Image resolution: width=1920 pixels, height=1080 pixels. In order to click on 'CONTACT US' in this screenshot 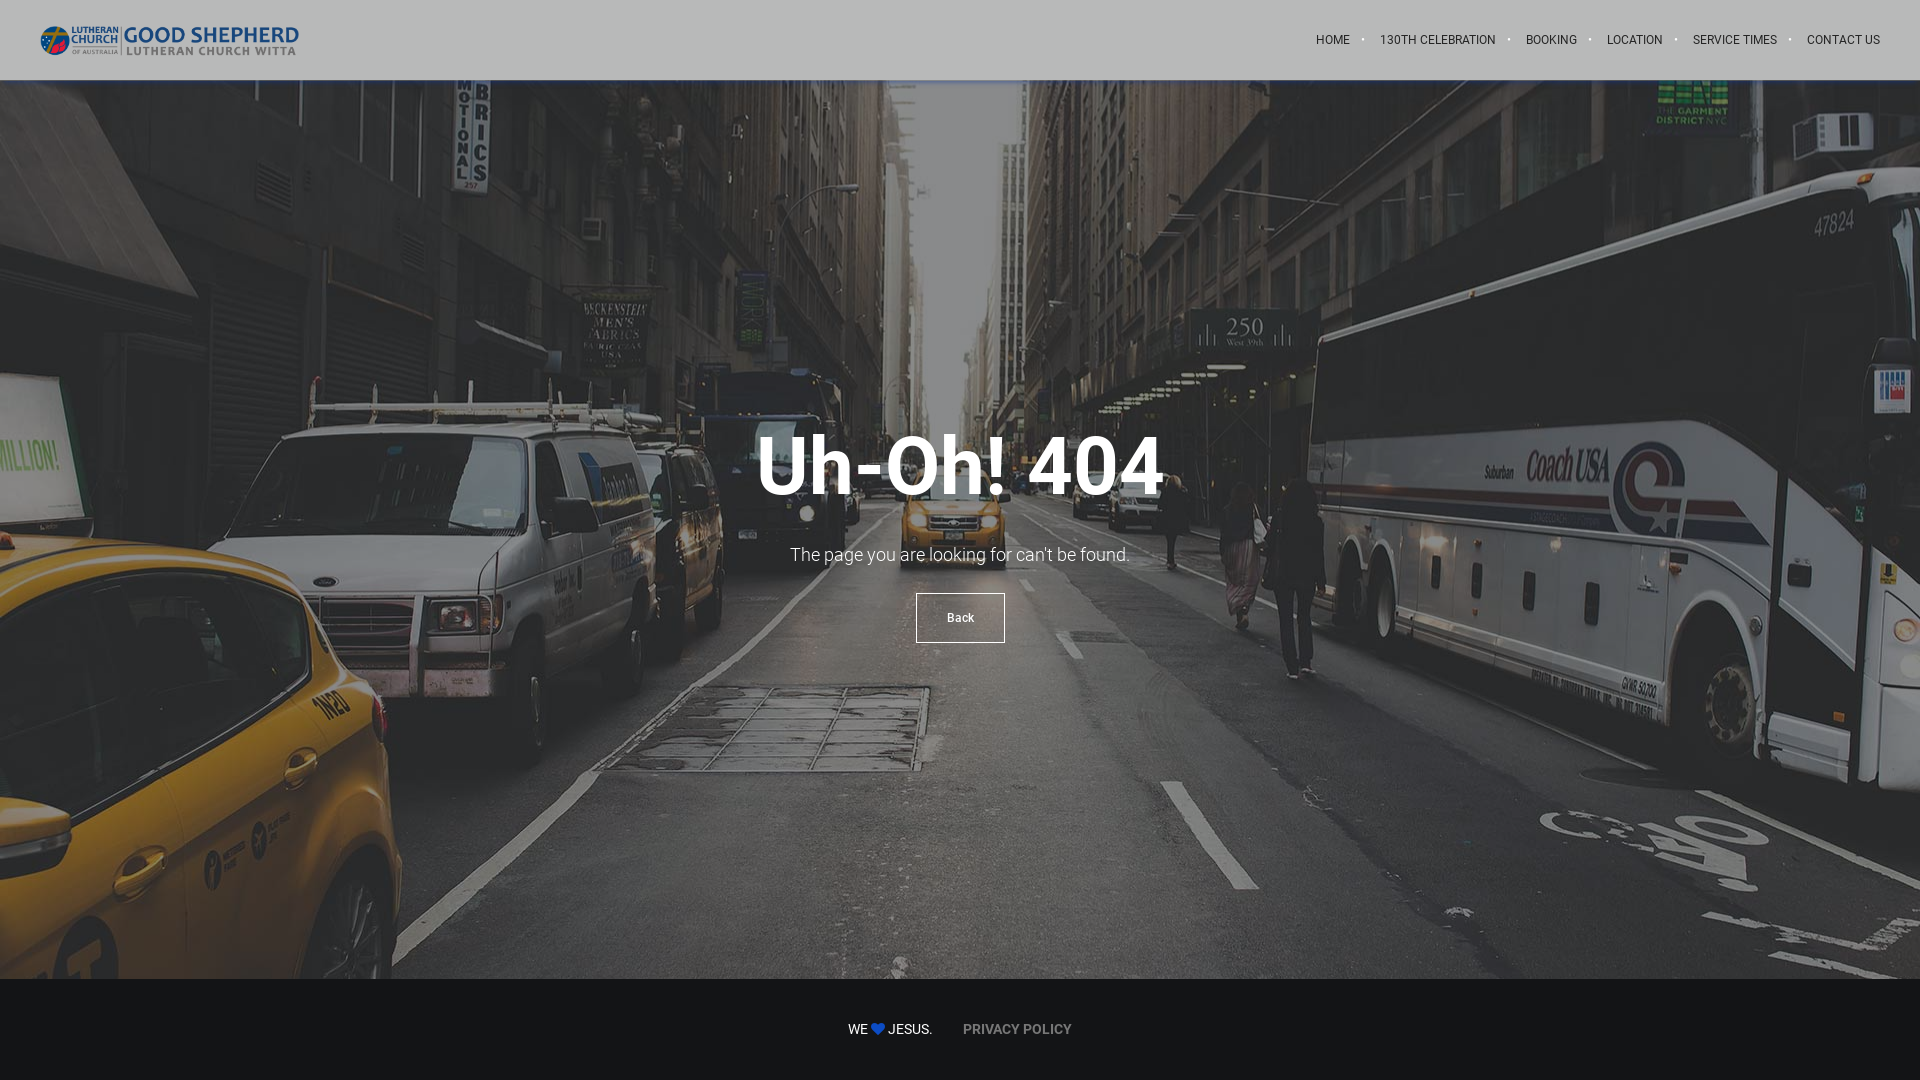, I will do `click(1791, 39)`.